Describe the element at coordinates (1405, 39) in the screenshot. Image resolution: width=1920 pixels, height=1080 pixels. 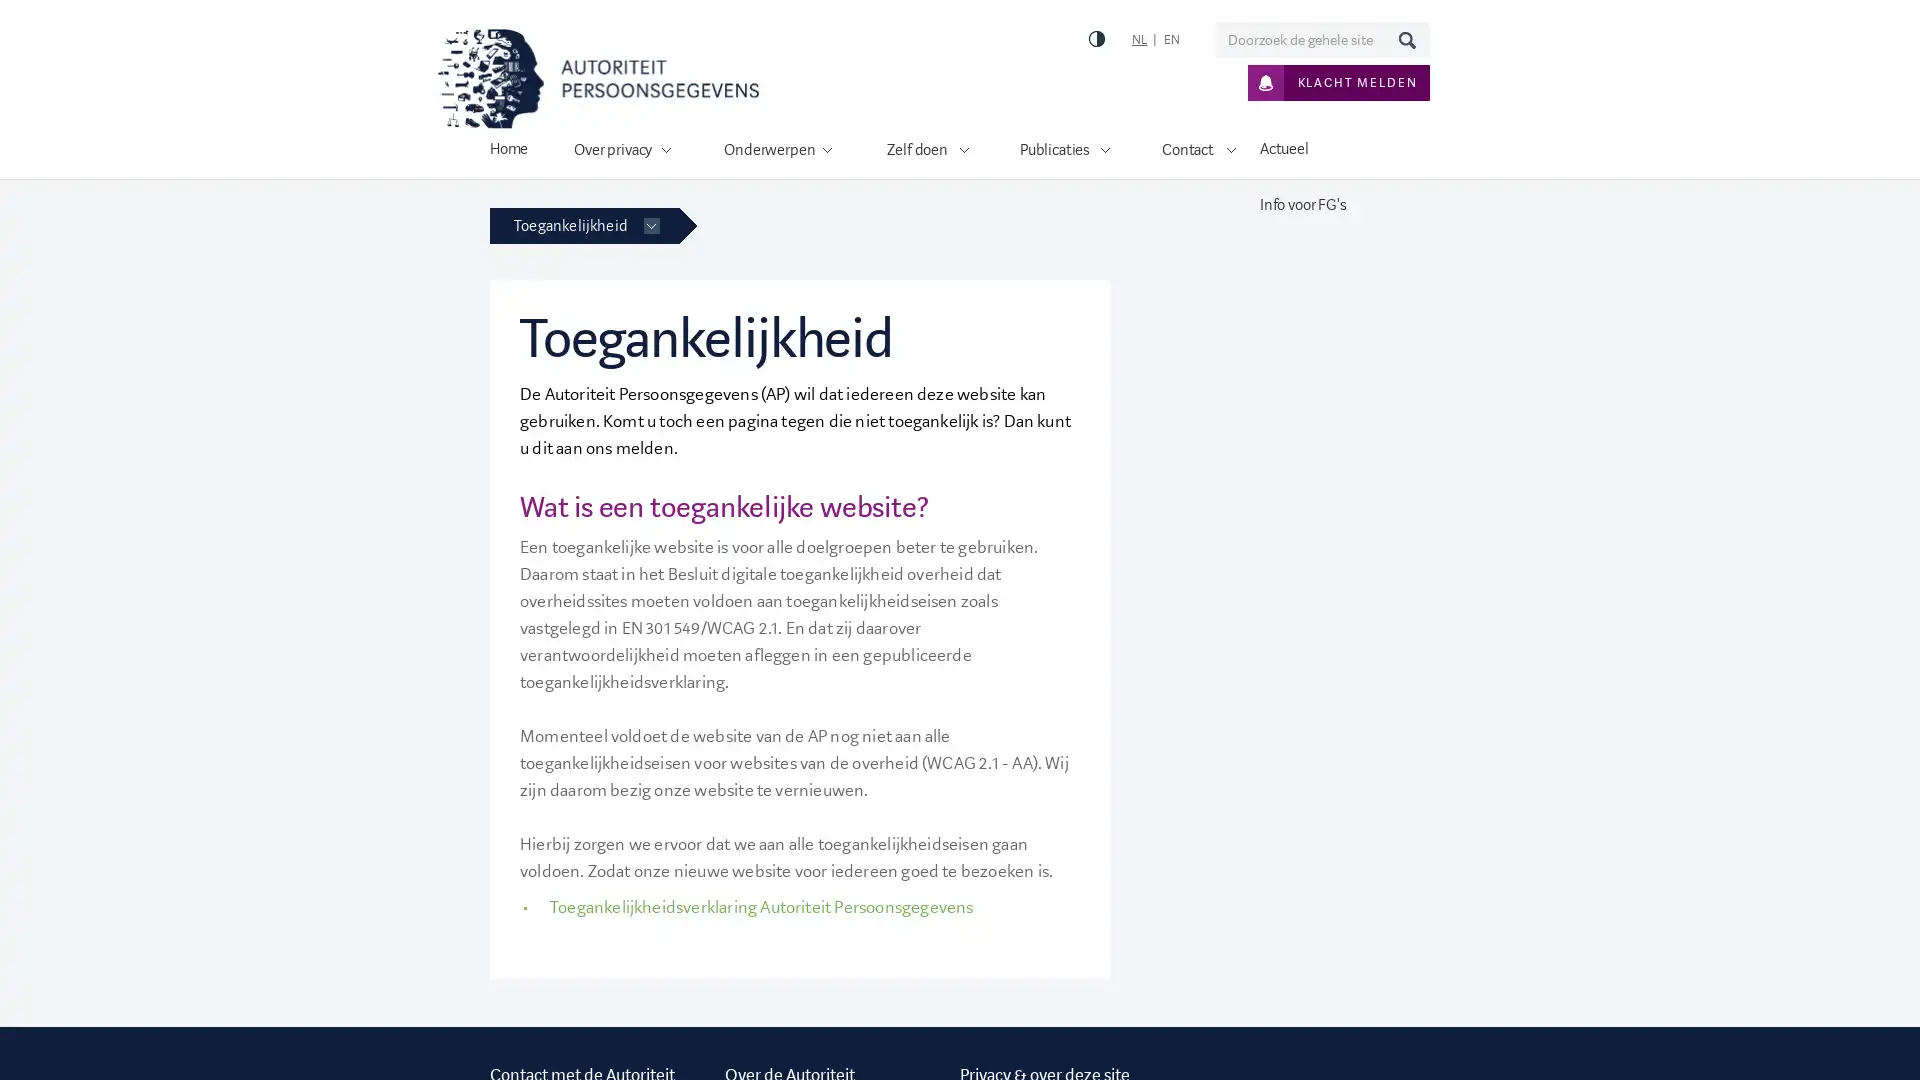
I see `Zoeken` at that location.